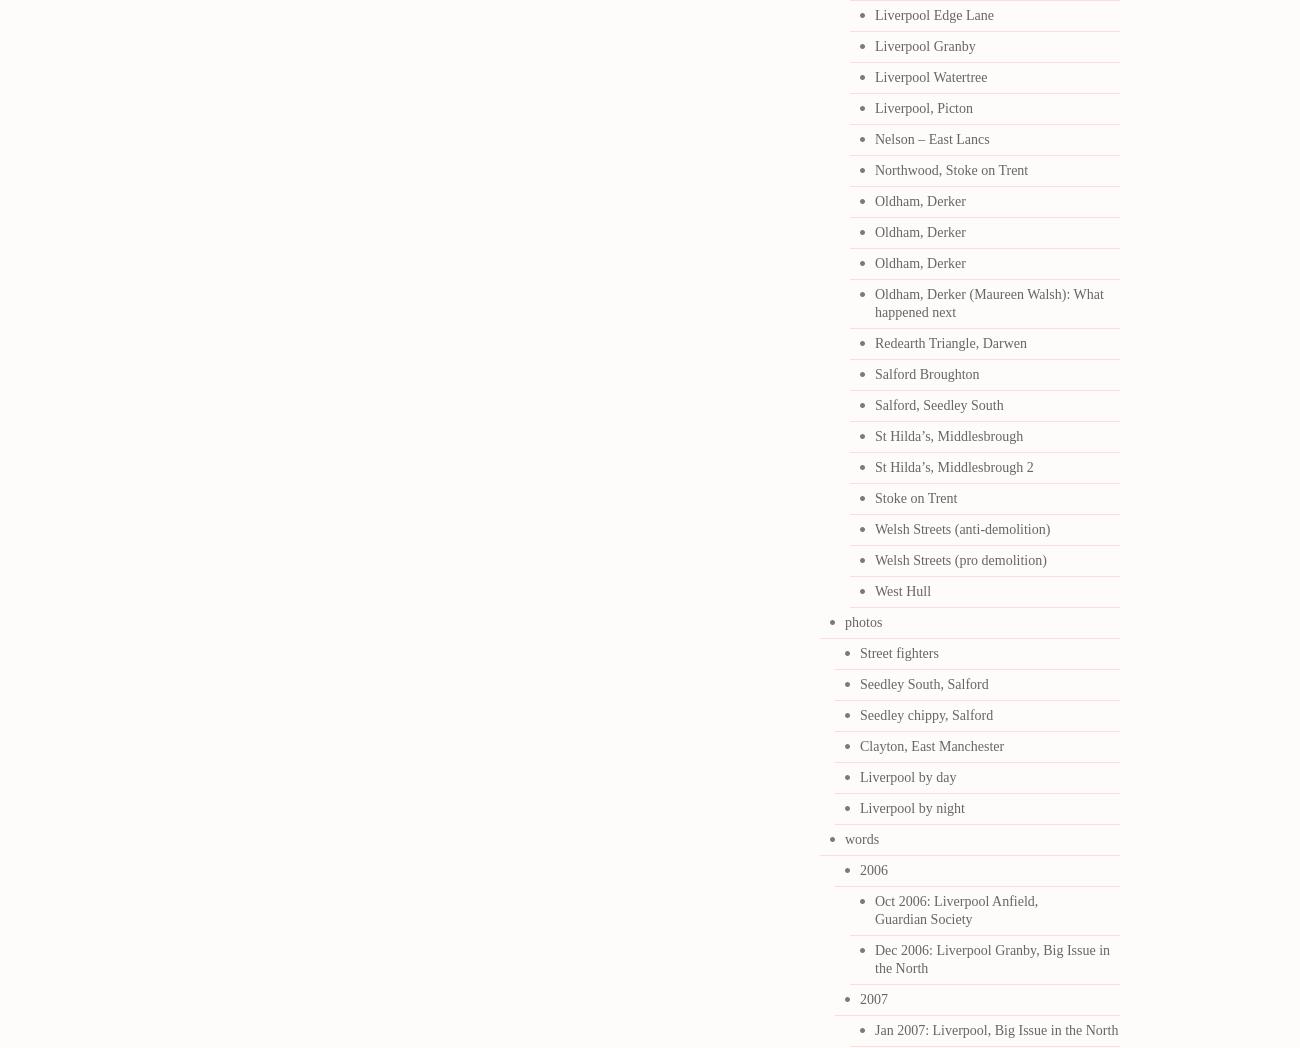 The width and height of the screenshot is (1300, 1048). What do you see at coordinates (956, 909) in the screenshot?
I see `'Oct 2006: Liverpool Anfield, Guardian Society'` at bounding box center [956, 909].